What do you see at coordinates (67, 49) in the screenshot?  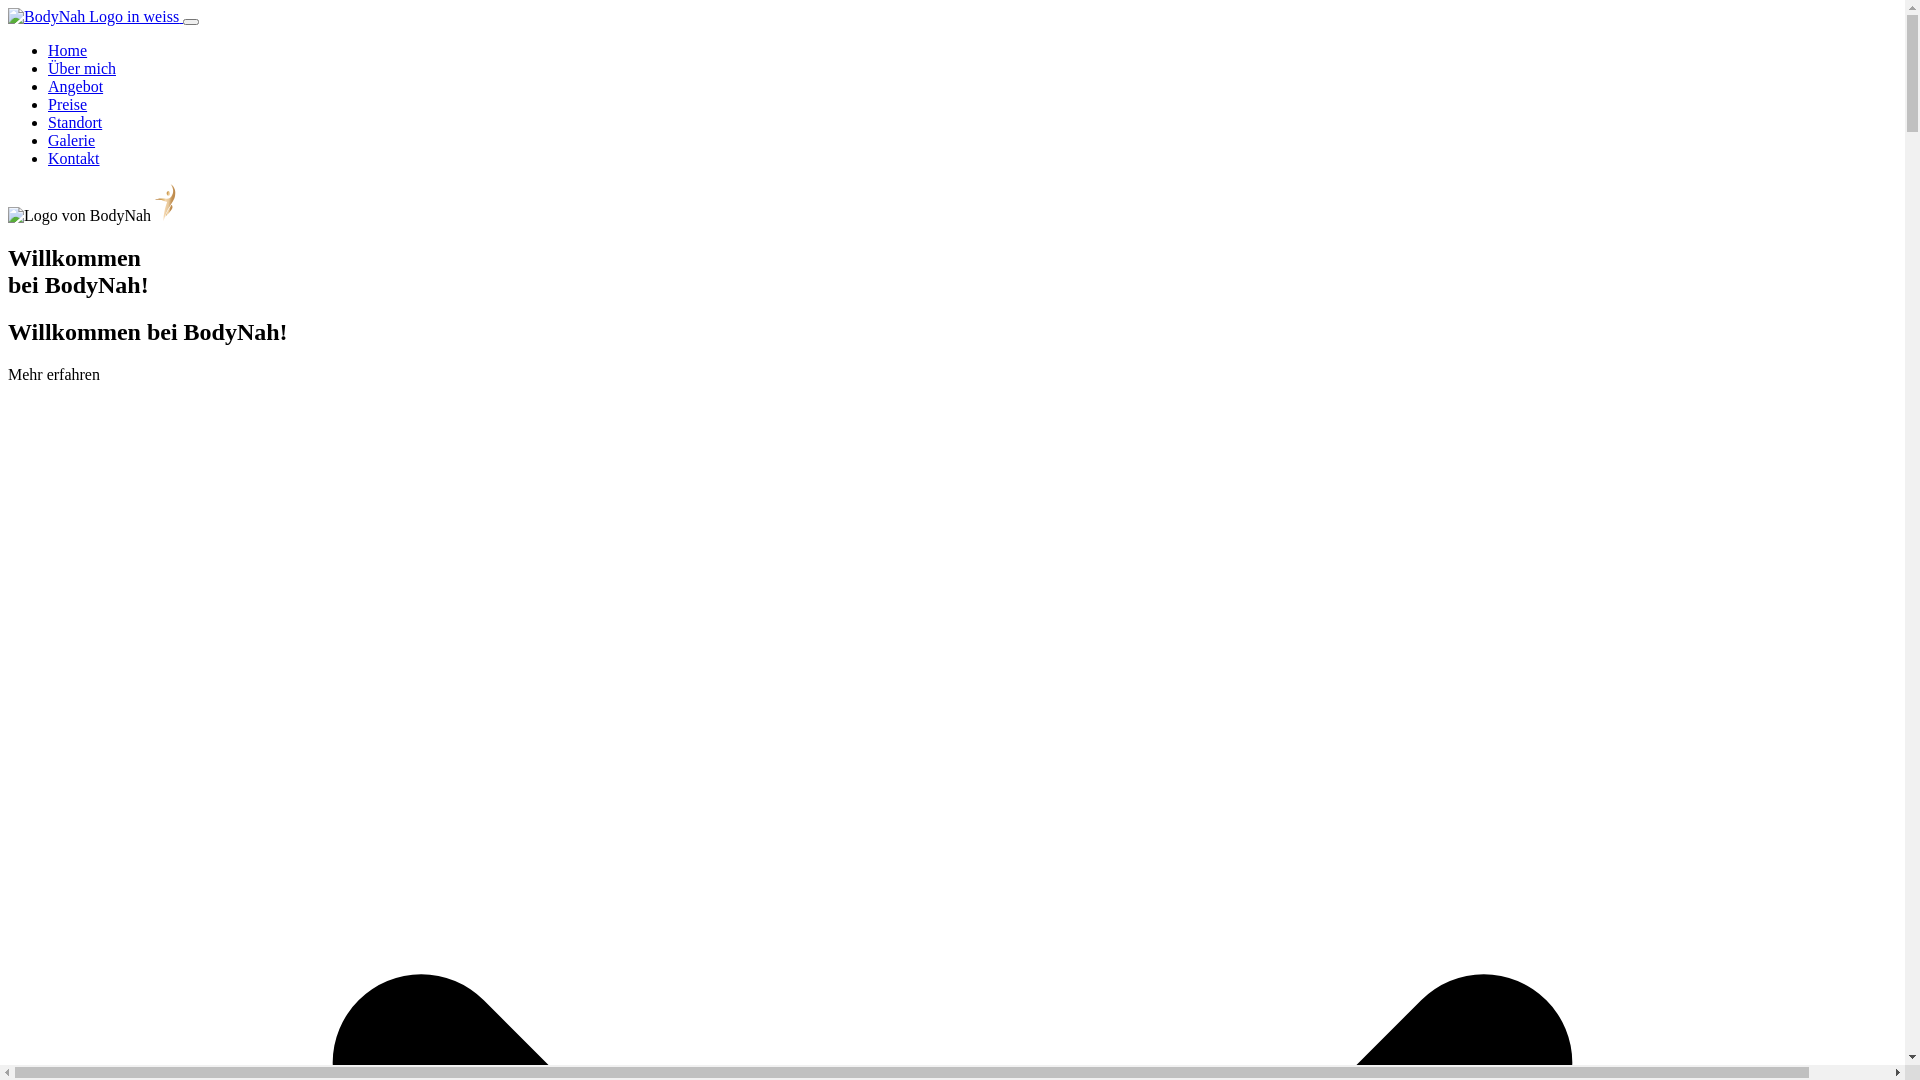 I see `'Home'` at bounding box center [67, 49].